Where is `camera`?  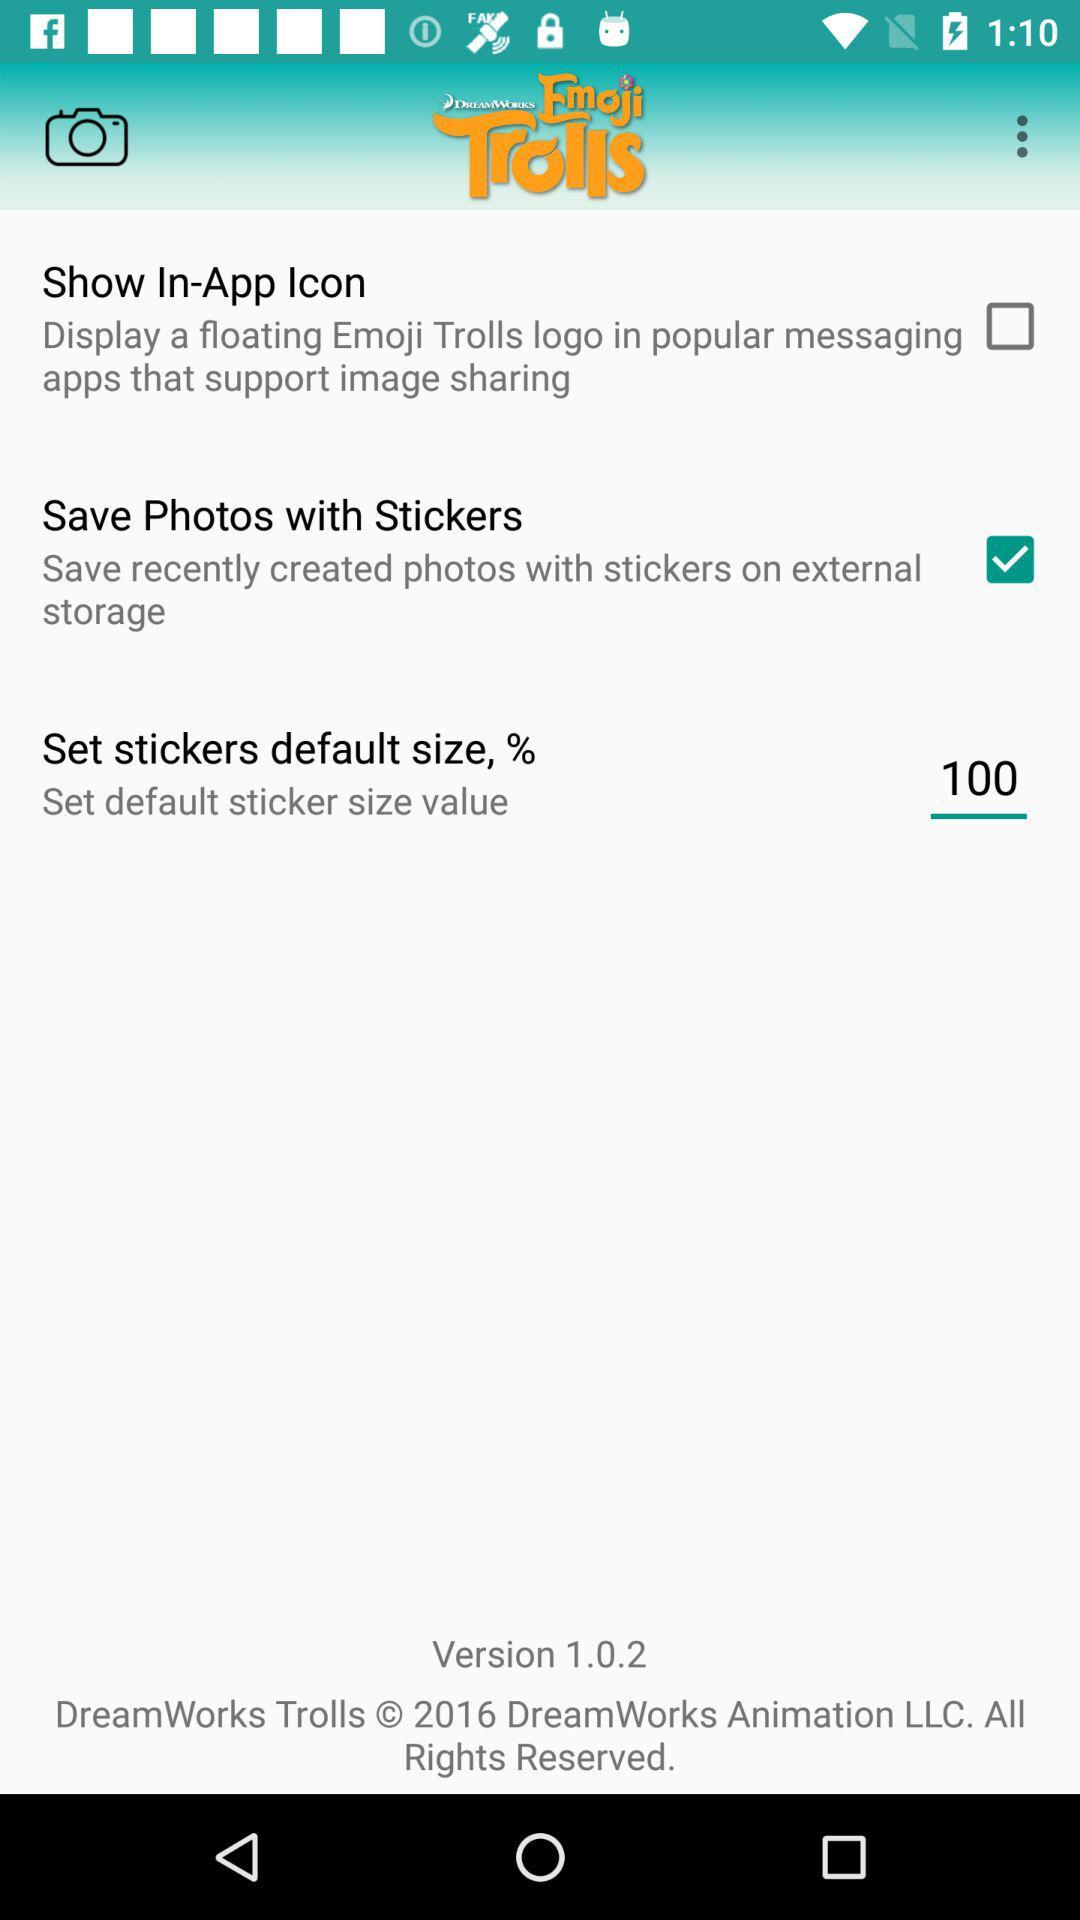
camera is located at coordinates (85, 135).